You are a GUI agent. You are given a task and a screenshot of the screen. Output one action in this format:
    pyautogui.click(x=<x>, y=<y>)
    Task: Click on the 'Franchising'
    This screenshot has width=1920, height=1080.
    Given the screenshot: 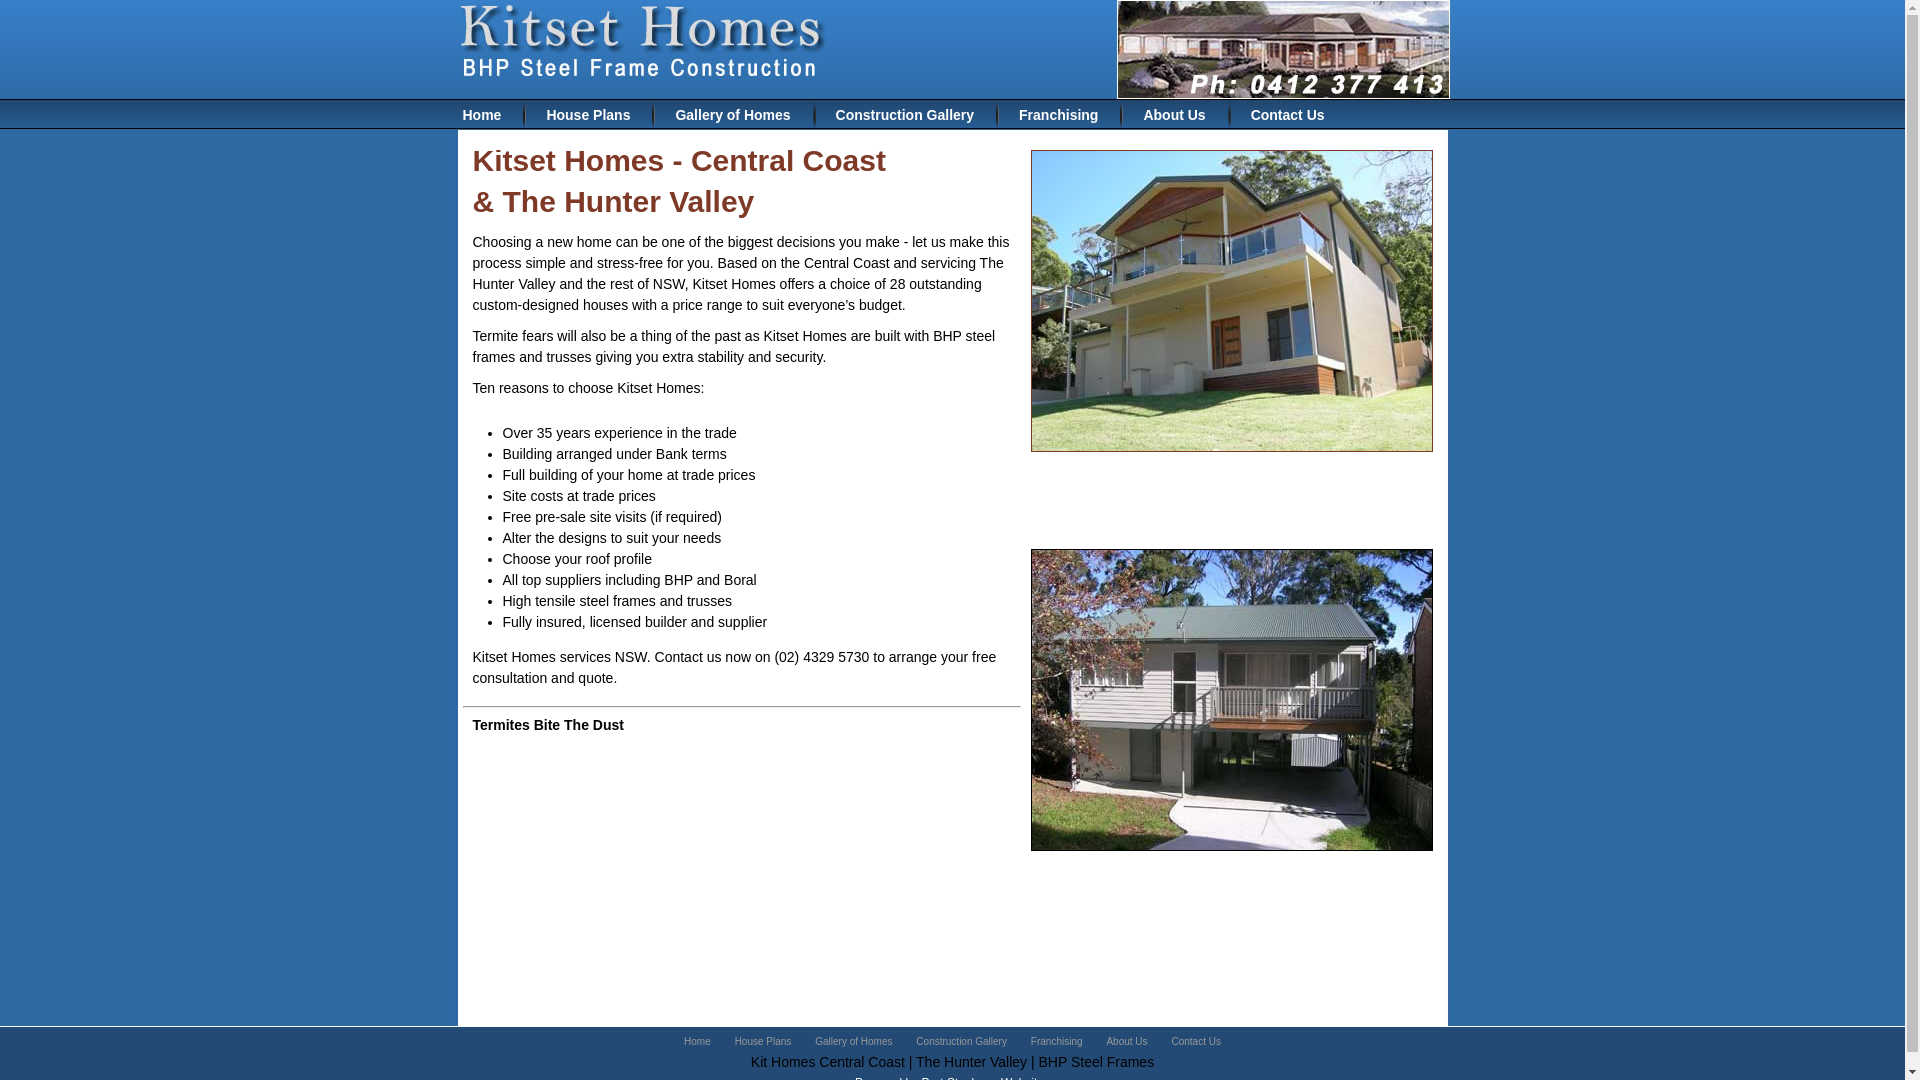 What is the action you would take?
    pyautogui.click(x=998, y=115)
    